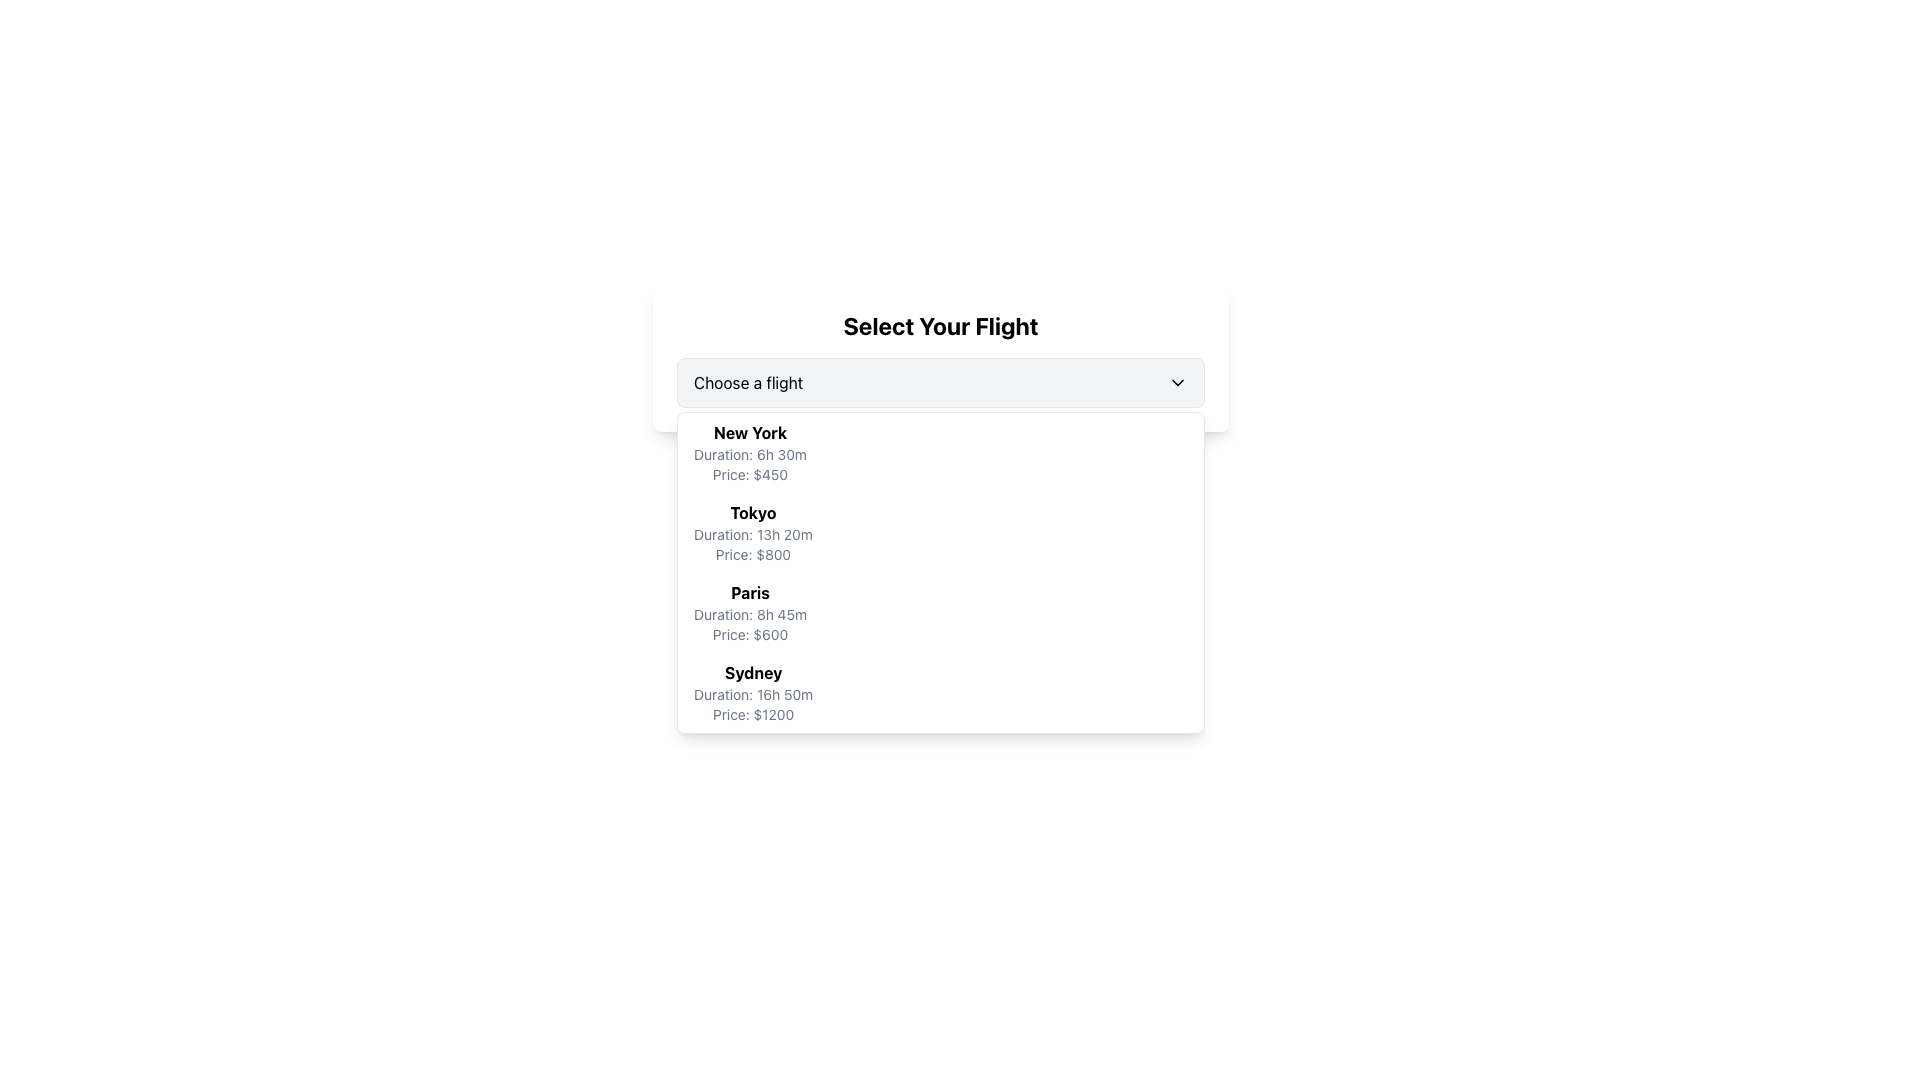  Describe the element at coordinates (939, 531) in the screenshot. I see `the second option in the dropdown list titled 'Select Your Flight'` at that location.